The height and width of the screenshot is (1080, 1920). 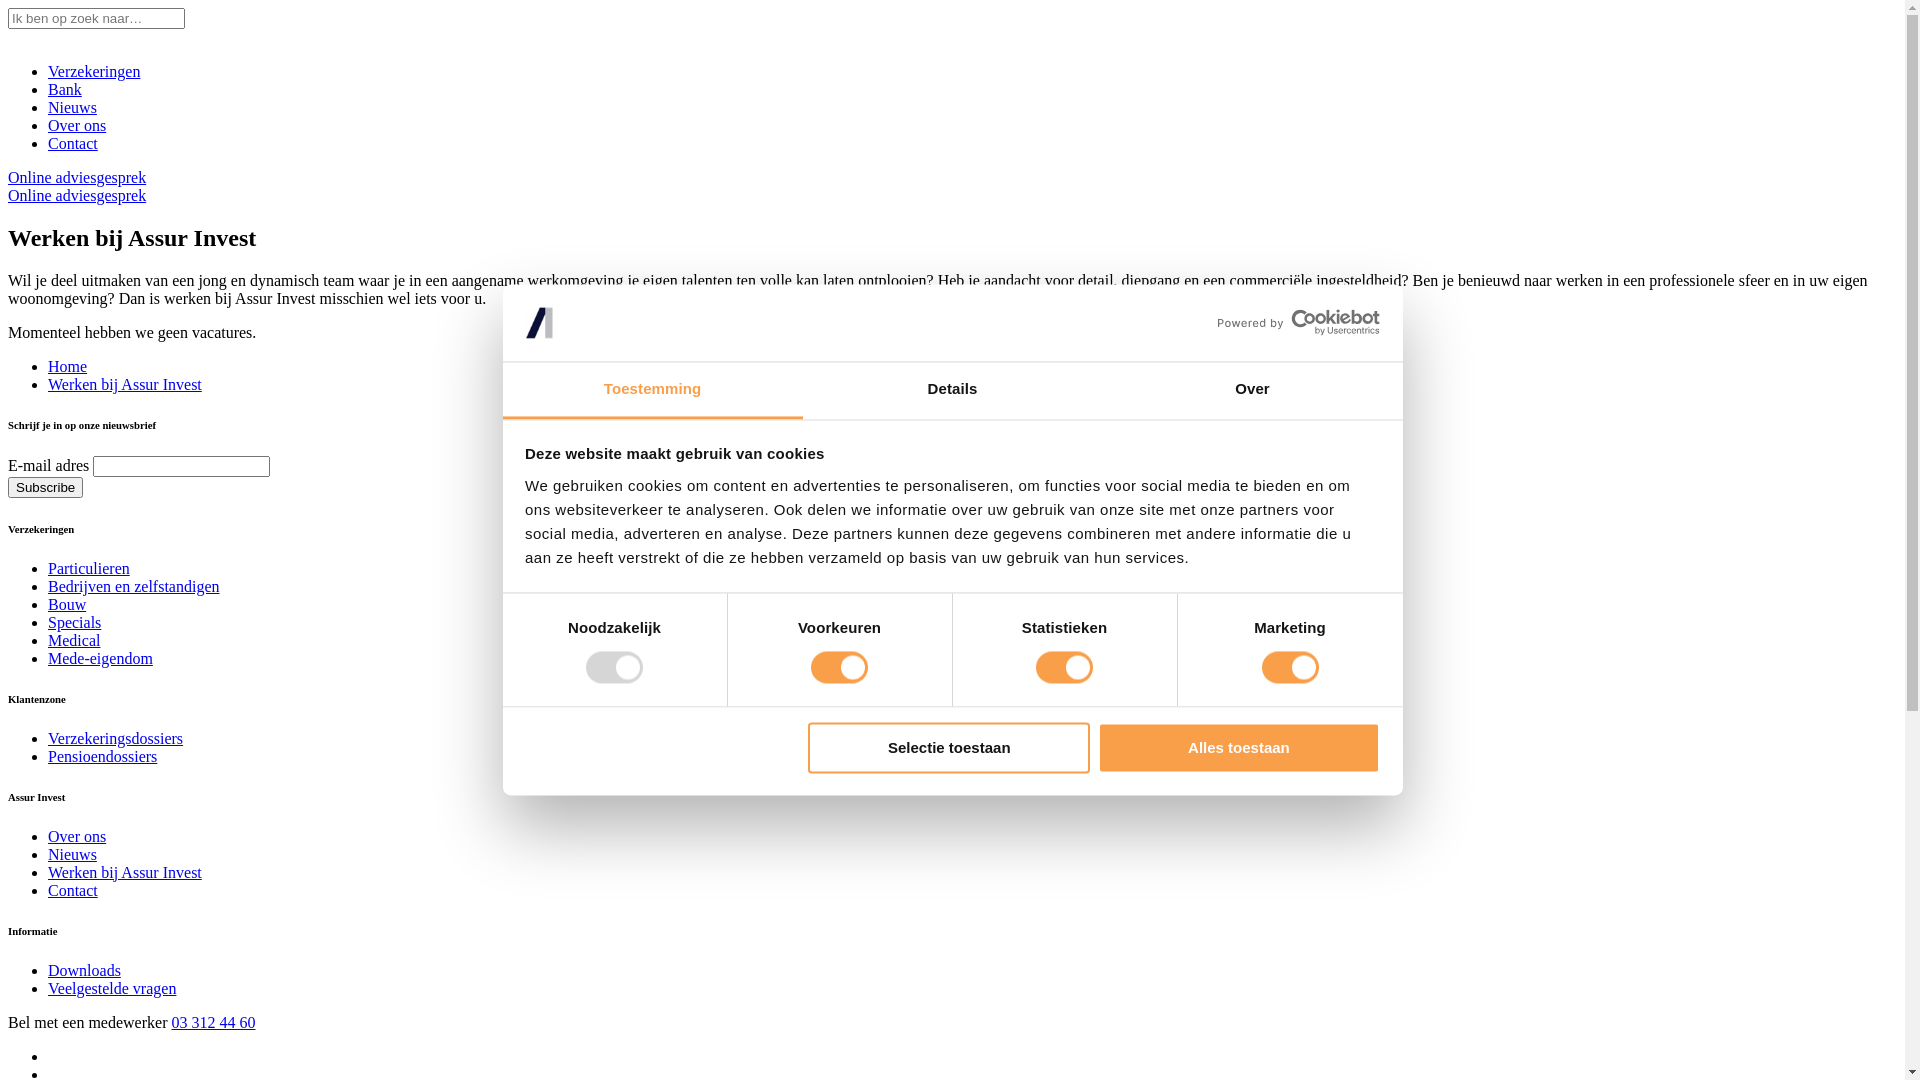 I want to click on 'Veelgestelde vragen', so click(x=110, y=987).